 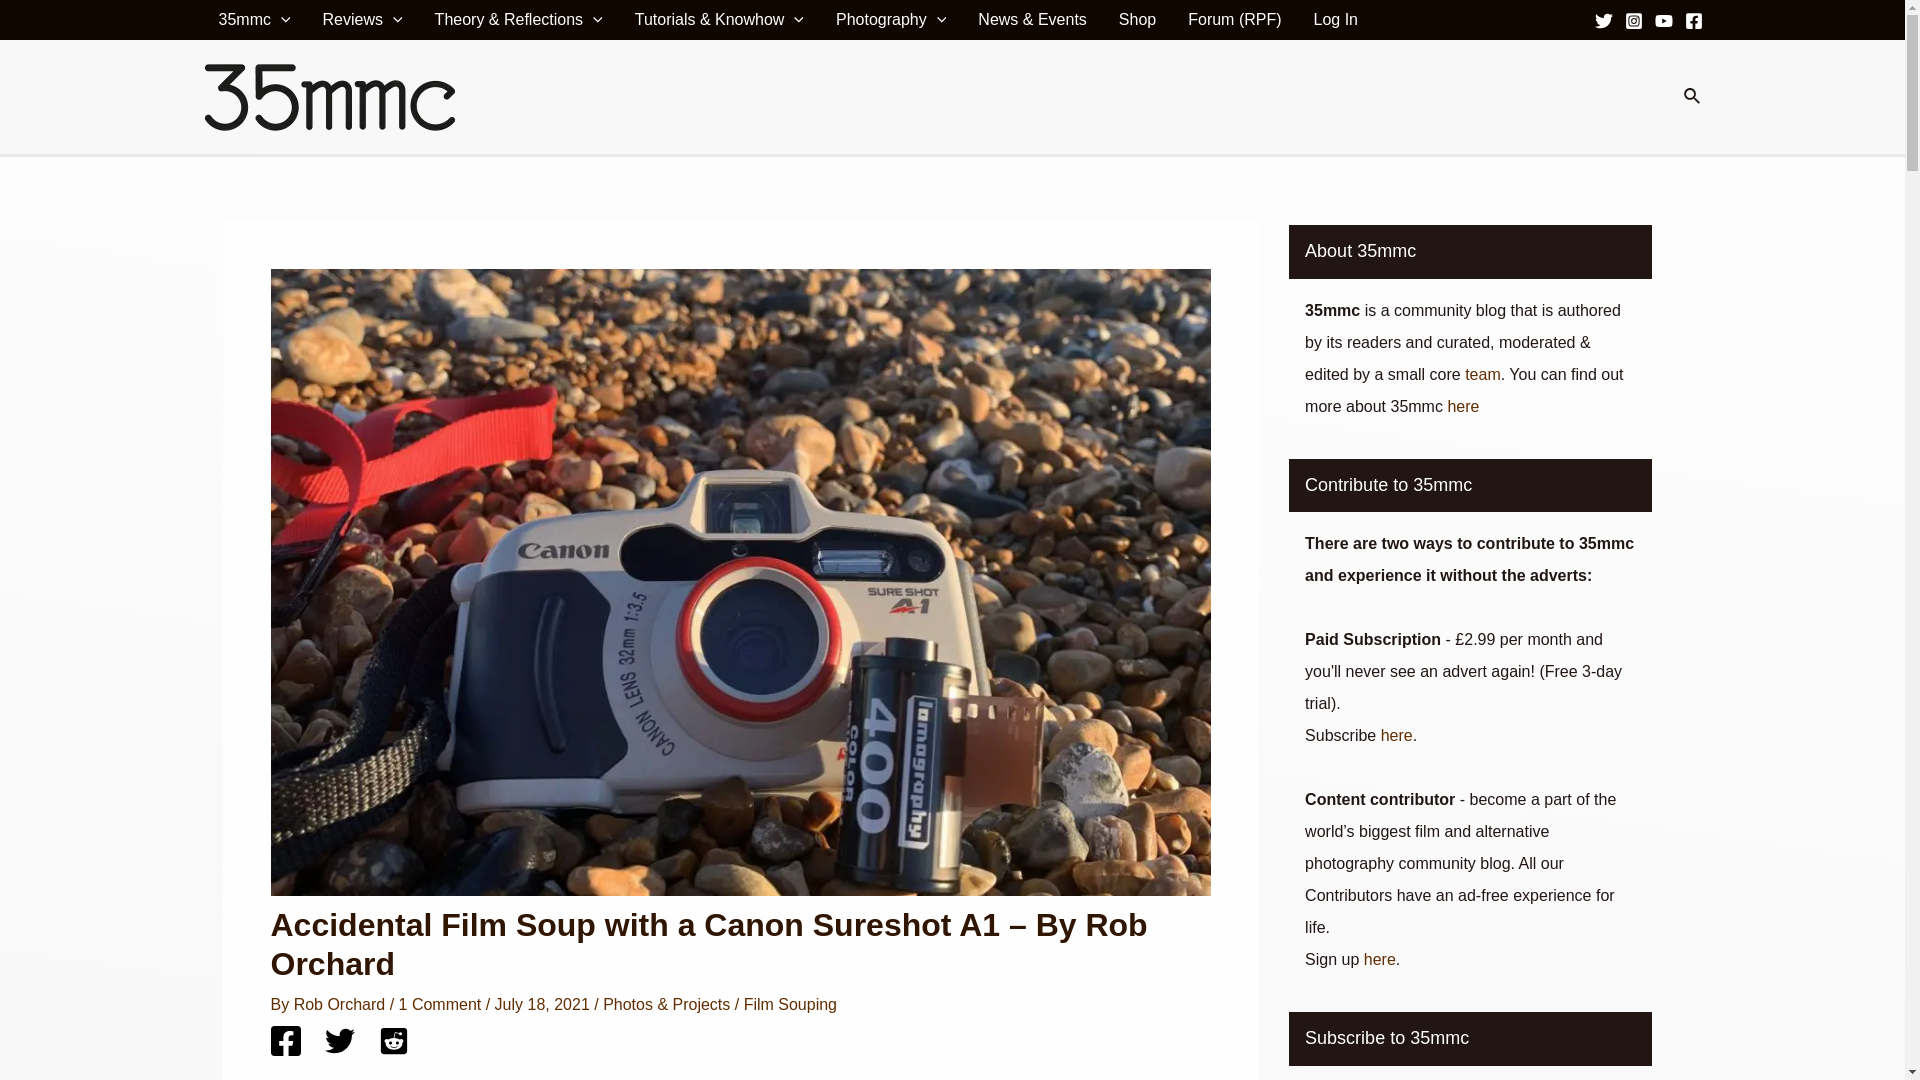 What do you see at coordinates (789, 1004) in the screenshot?
I see `'Film Souping'` at bounding box center [789, 1004].